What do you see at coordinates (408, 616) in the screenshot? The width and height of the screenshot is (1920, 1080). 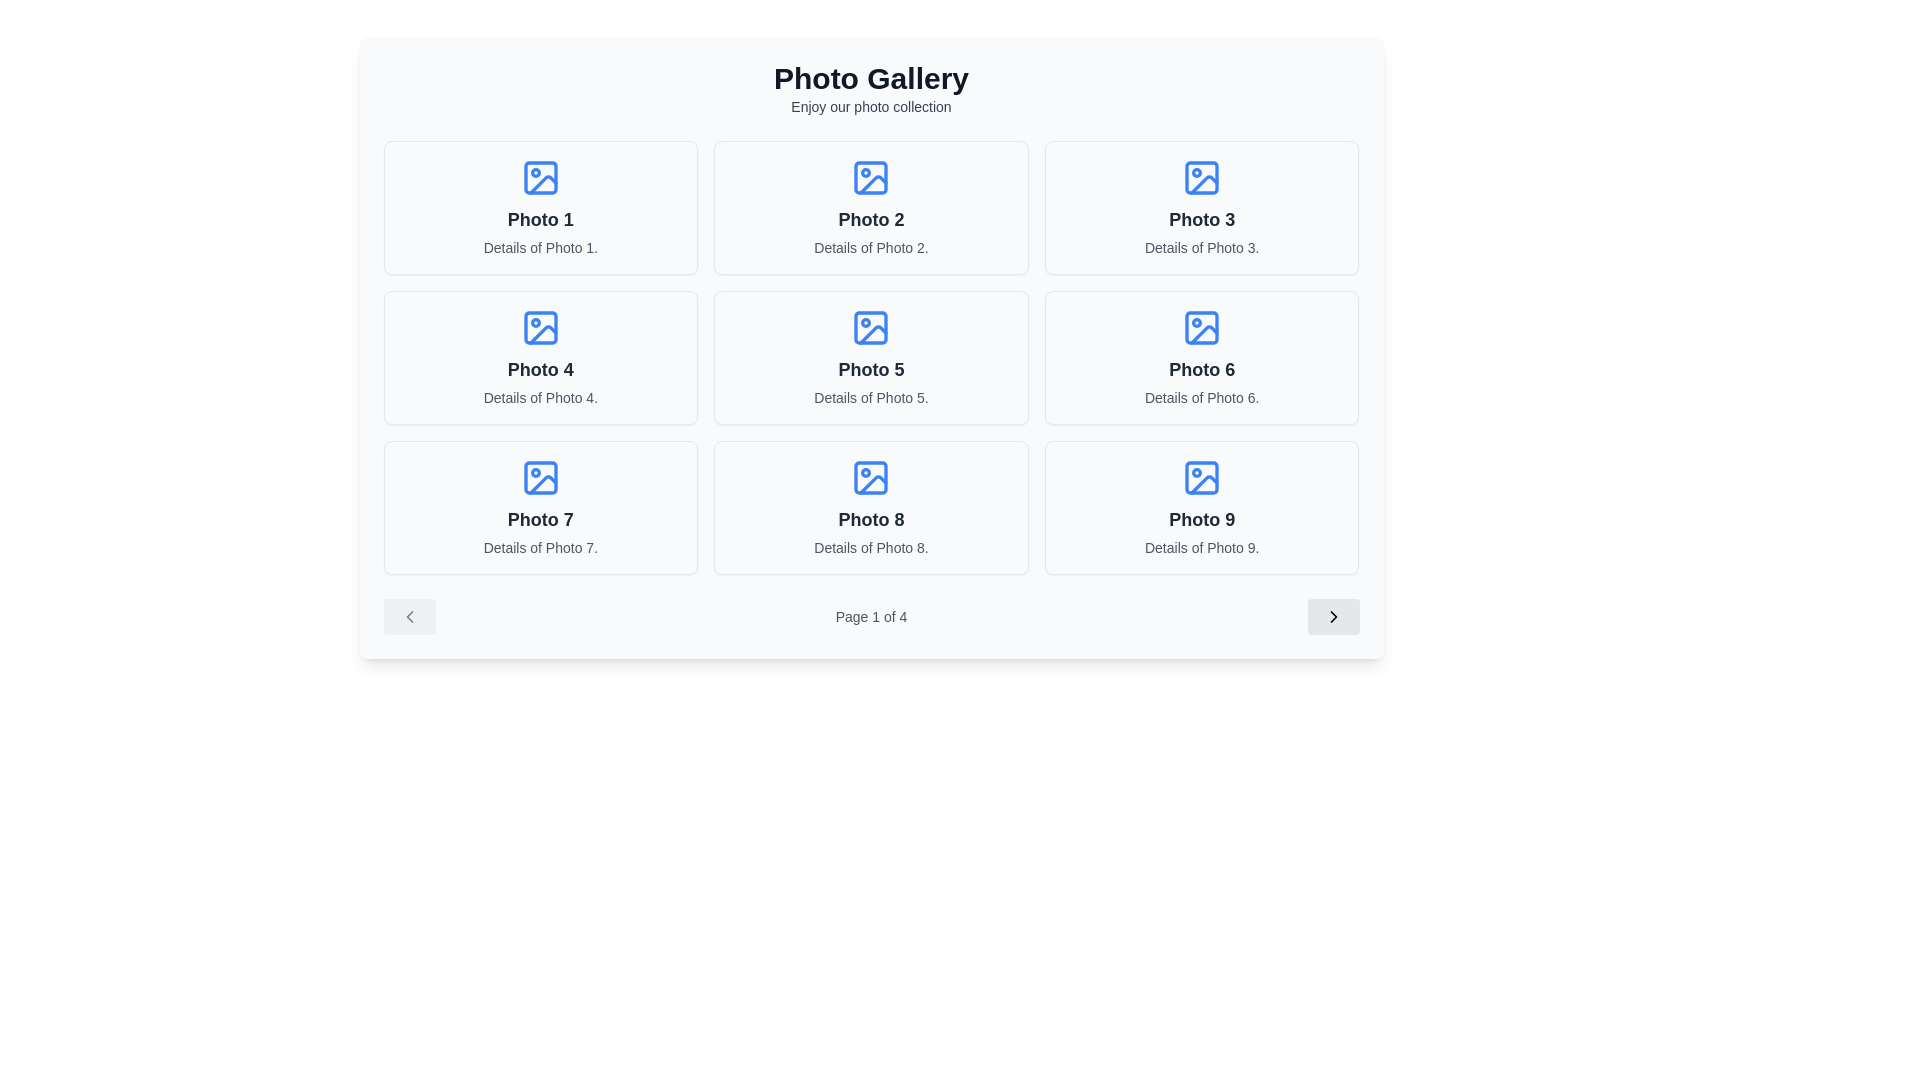 I see `the arrow icon button located at the lower left of the interface` at bounding box center [408, 616].